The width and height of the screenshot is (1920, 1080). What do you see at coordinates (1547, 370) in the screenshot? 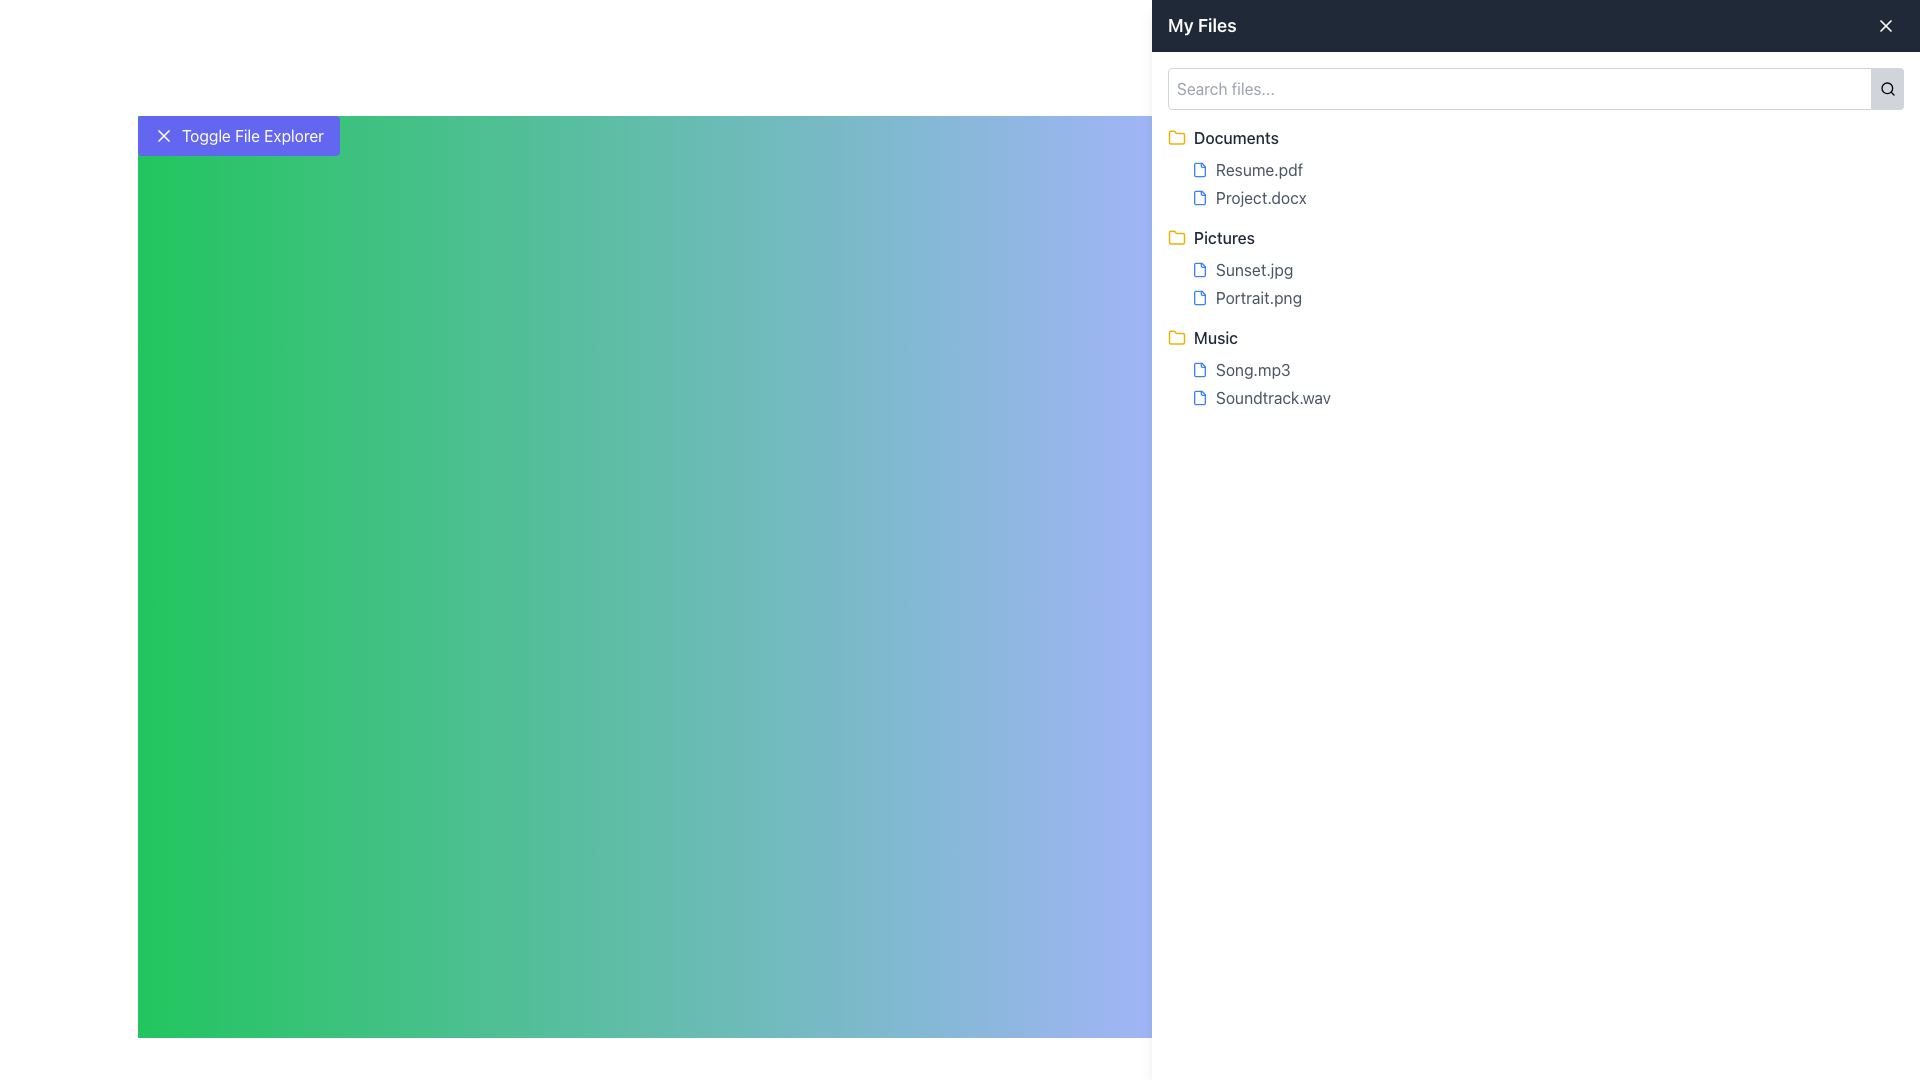
I see `on the file item named 'Song.mp3' in the Music folder` at bounding box center [1547, 370].